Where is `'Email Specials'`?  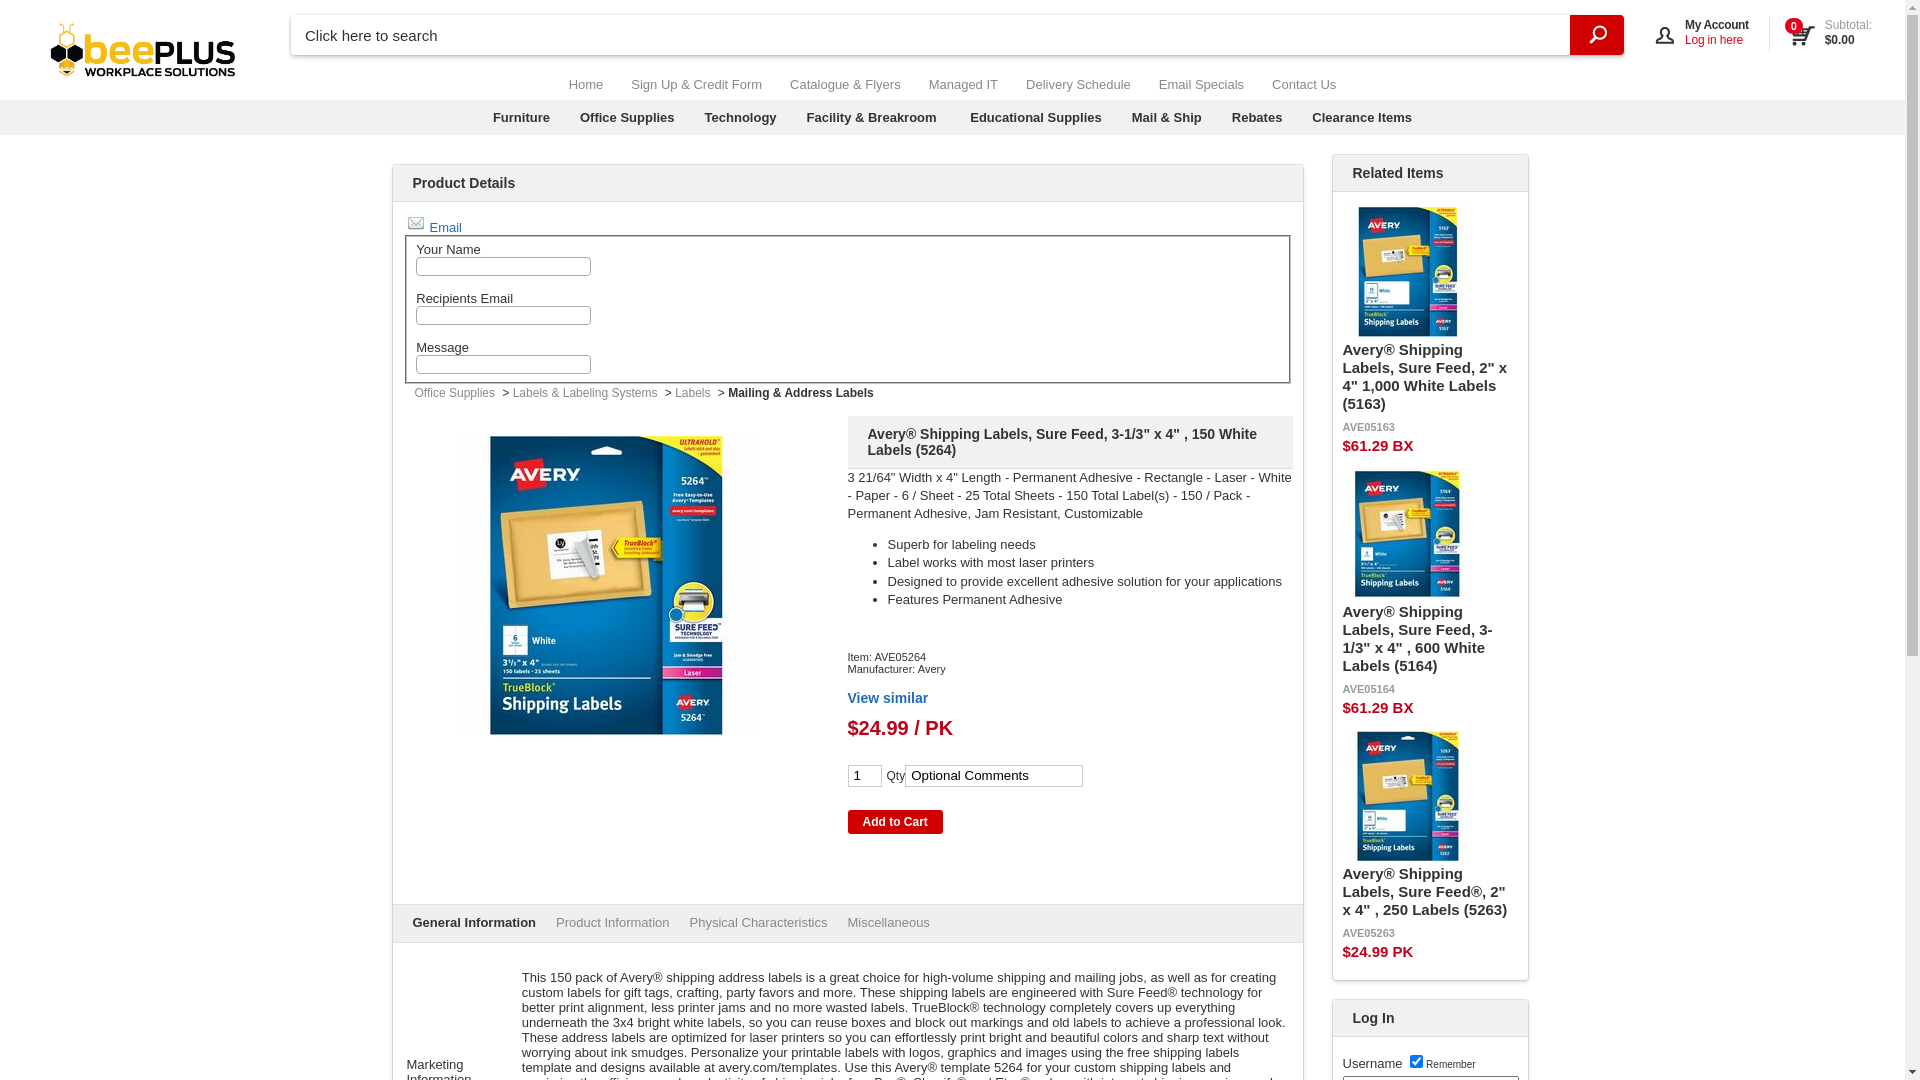
'Email Specials' is located at coordinates (1200, 83).